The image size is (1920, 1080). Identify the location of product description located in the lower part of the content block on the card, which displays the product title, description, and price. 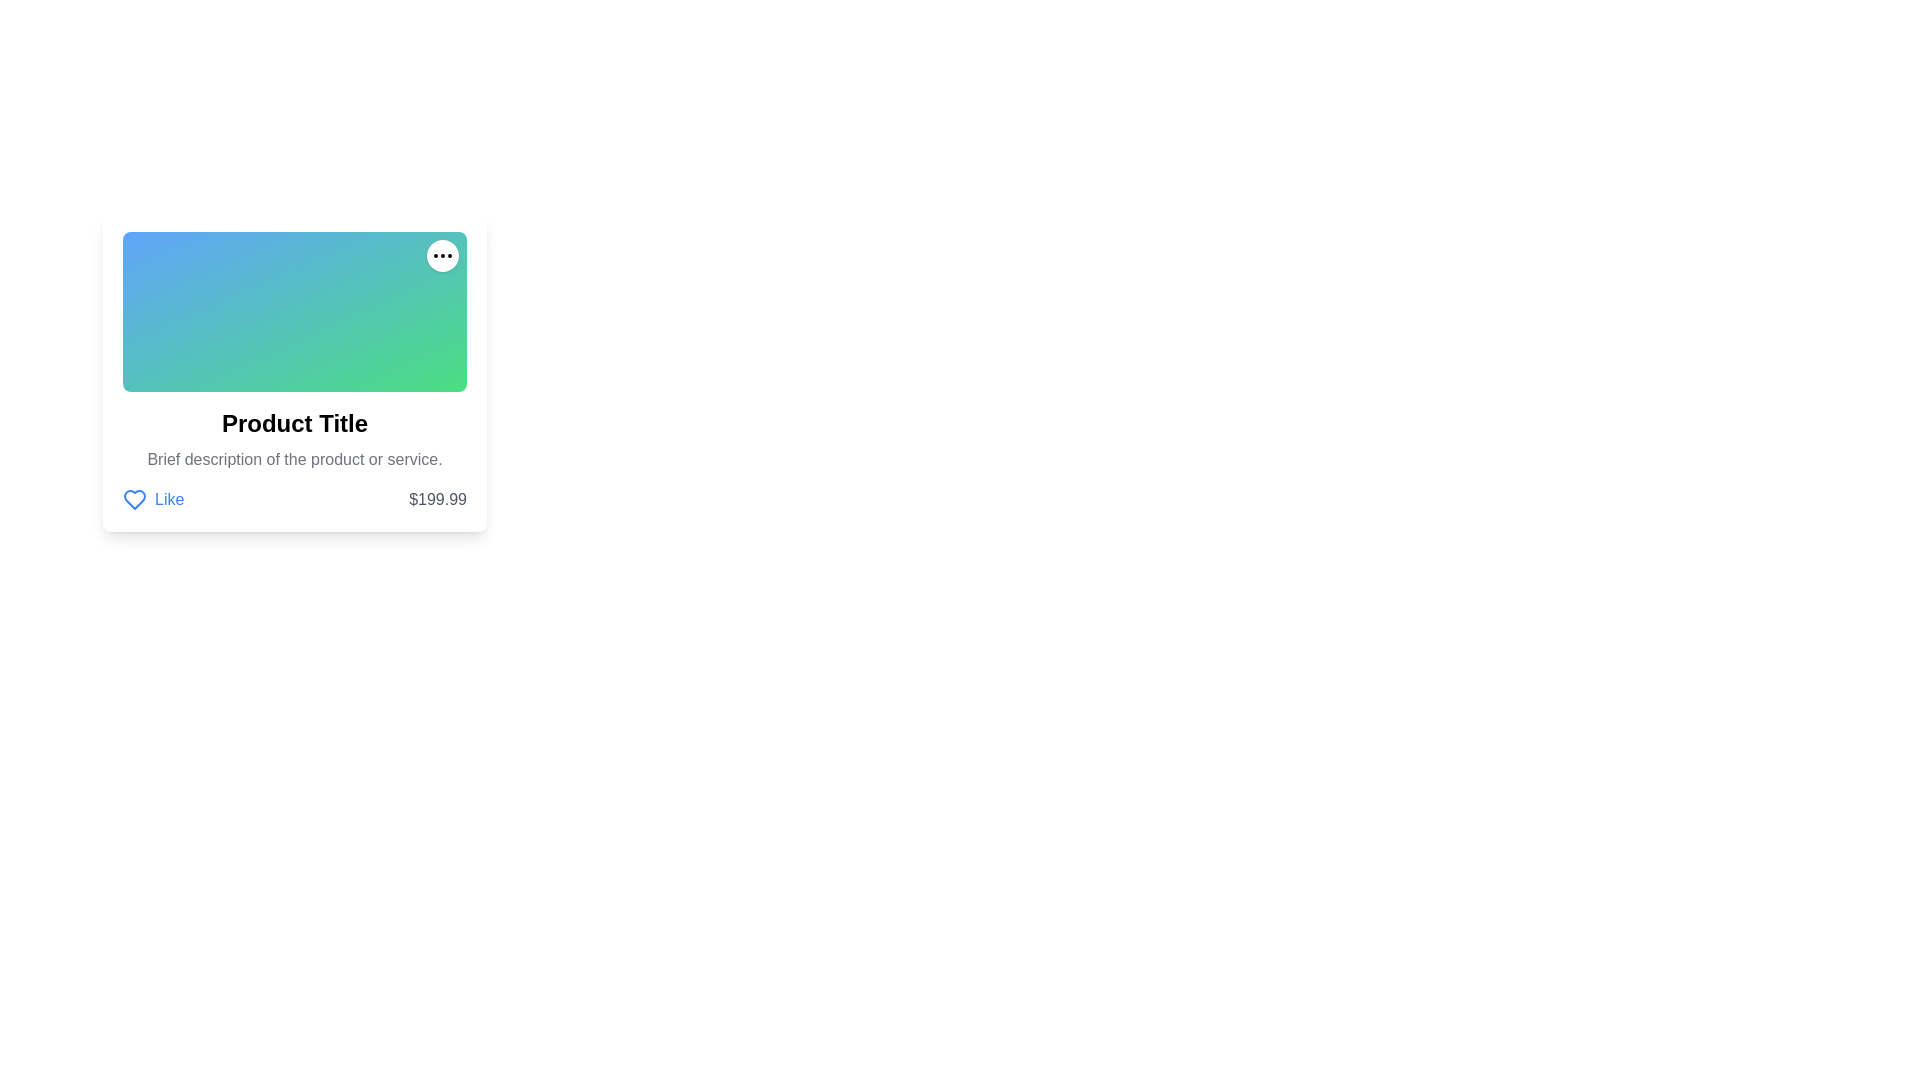
(293, 459).